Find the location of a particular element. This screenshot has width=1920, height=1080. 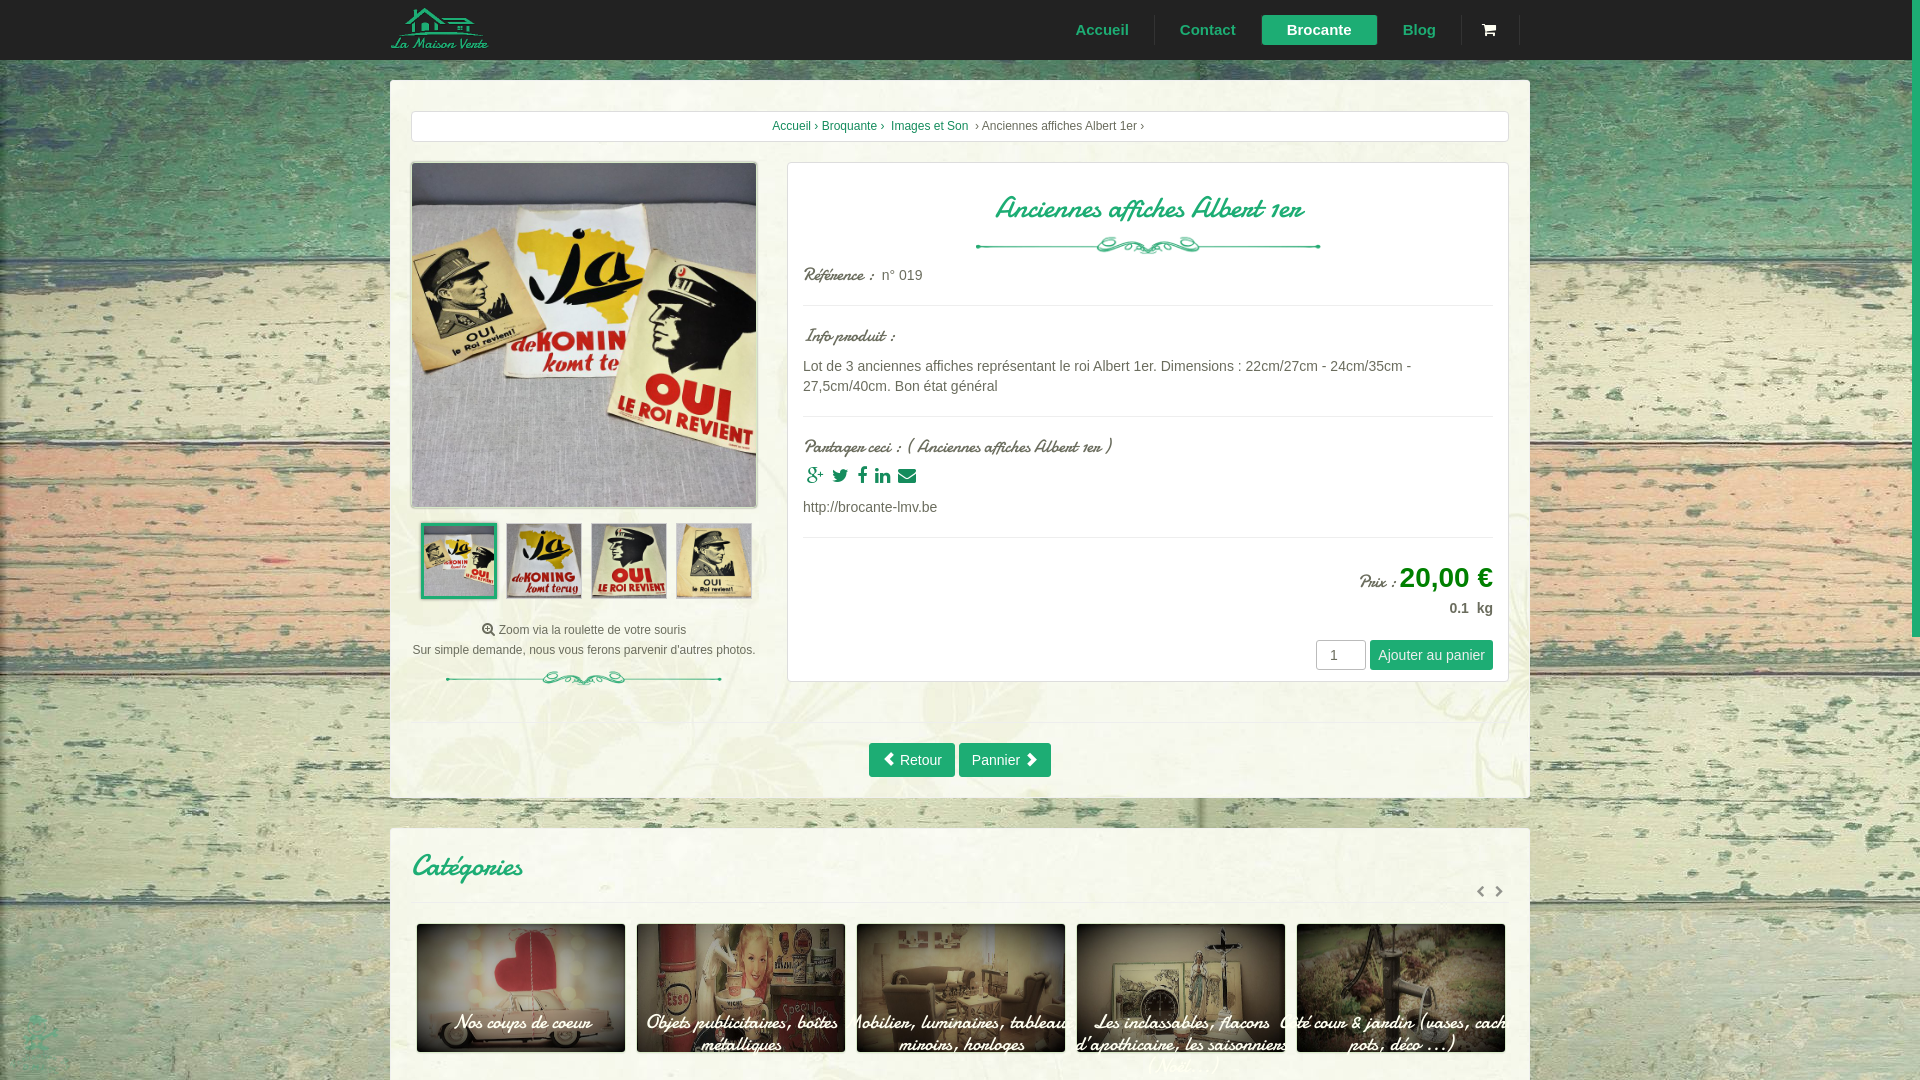

'Pannier' is located at coordinates (958, 759).